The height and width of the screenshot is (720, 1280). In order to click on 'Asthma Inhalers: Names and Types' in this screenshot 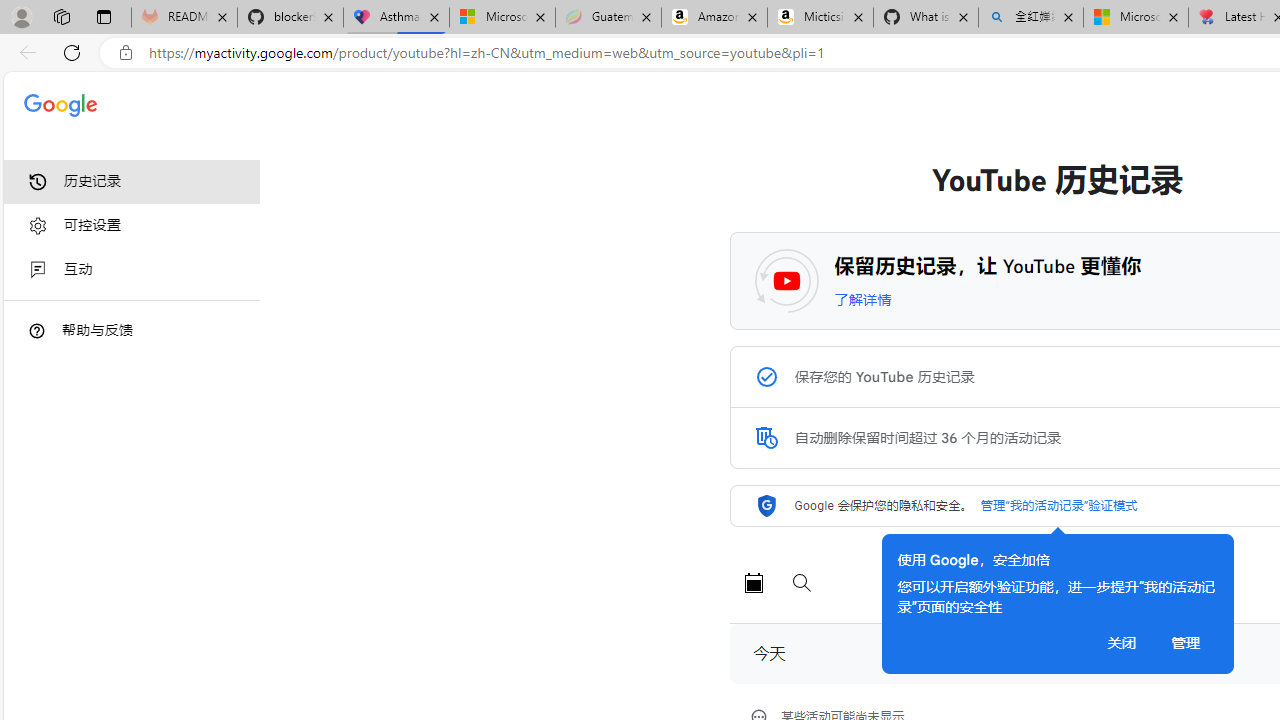, I will do `click(396, 17)`.